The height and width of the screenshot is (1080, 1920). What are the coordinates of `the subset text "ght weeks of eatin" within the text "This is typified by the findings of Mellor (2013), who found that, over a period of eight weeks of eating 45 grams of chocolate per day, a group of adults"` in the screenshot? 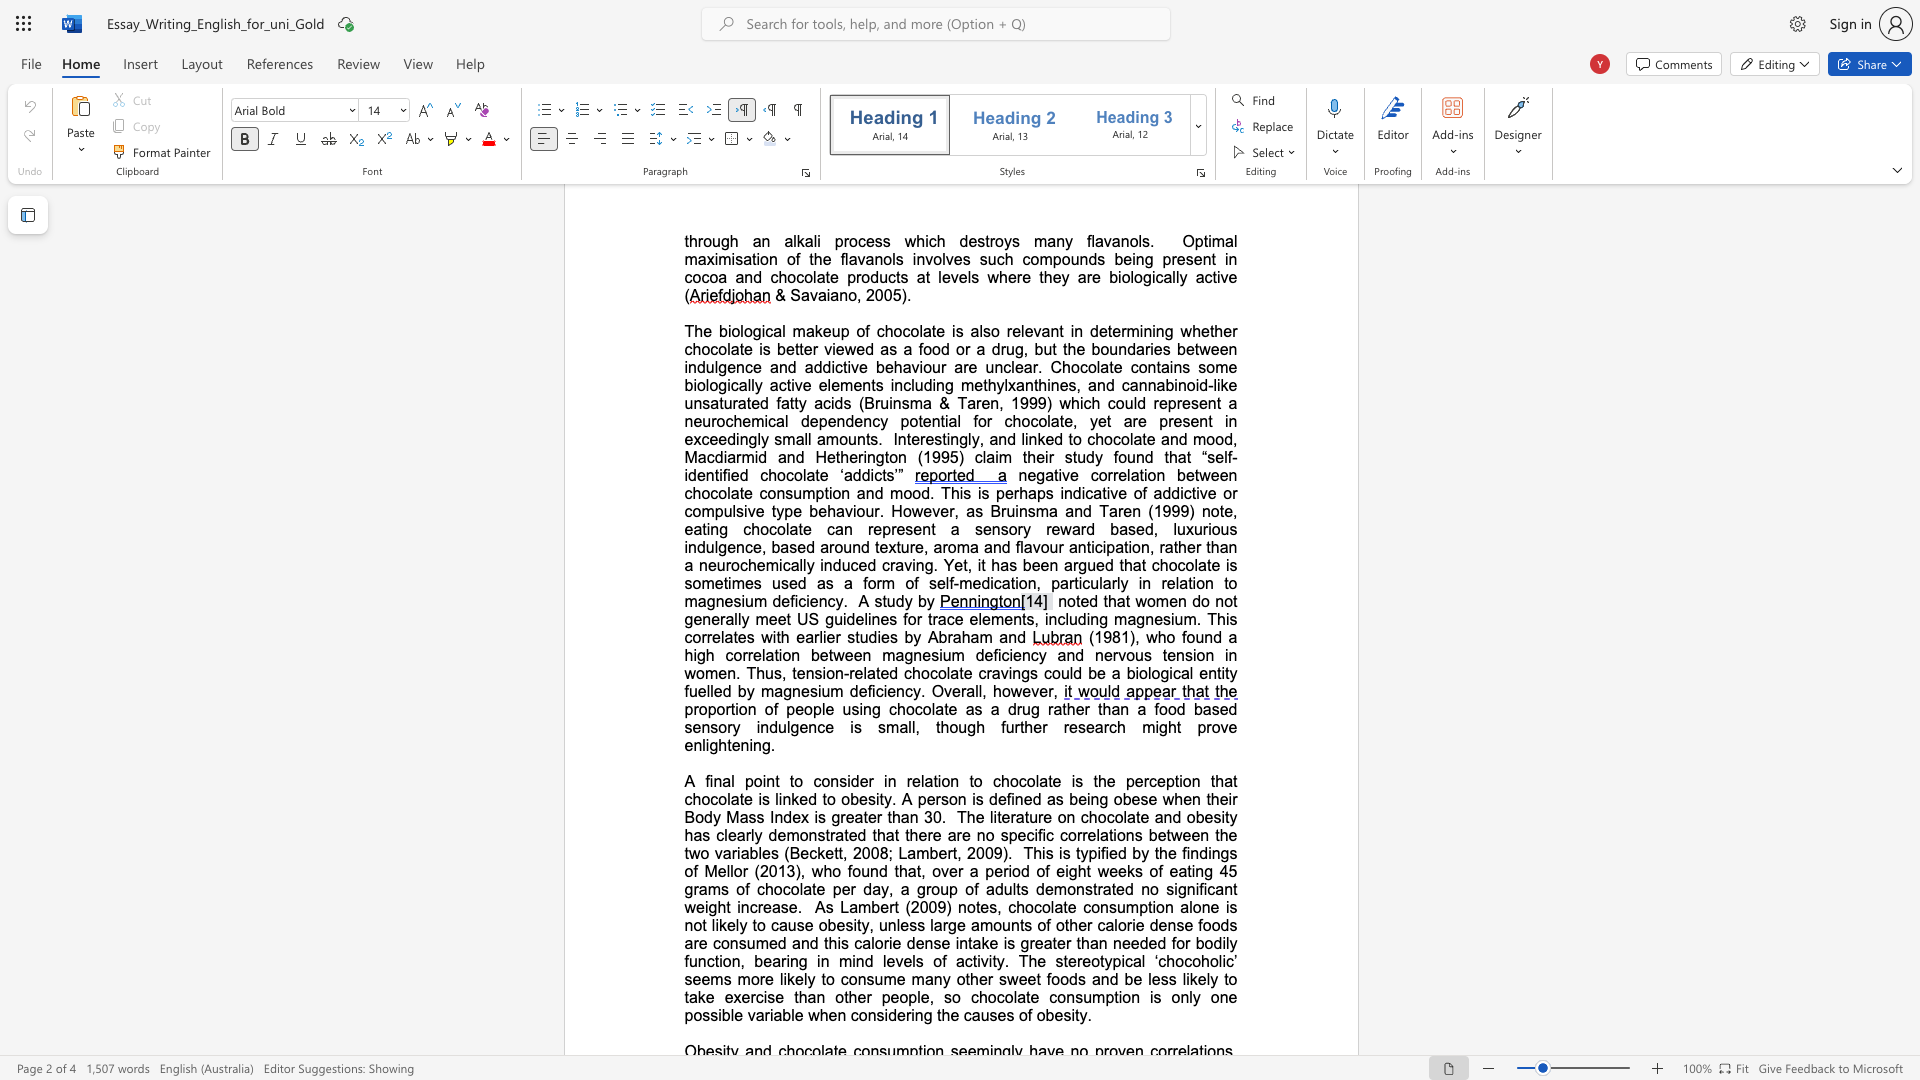 It's located at (1067, 870).